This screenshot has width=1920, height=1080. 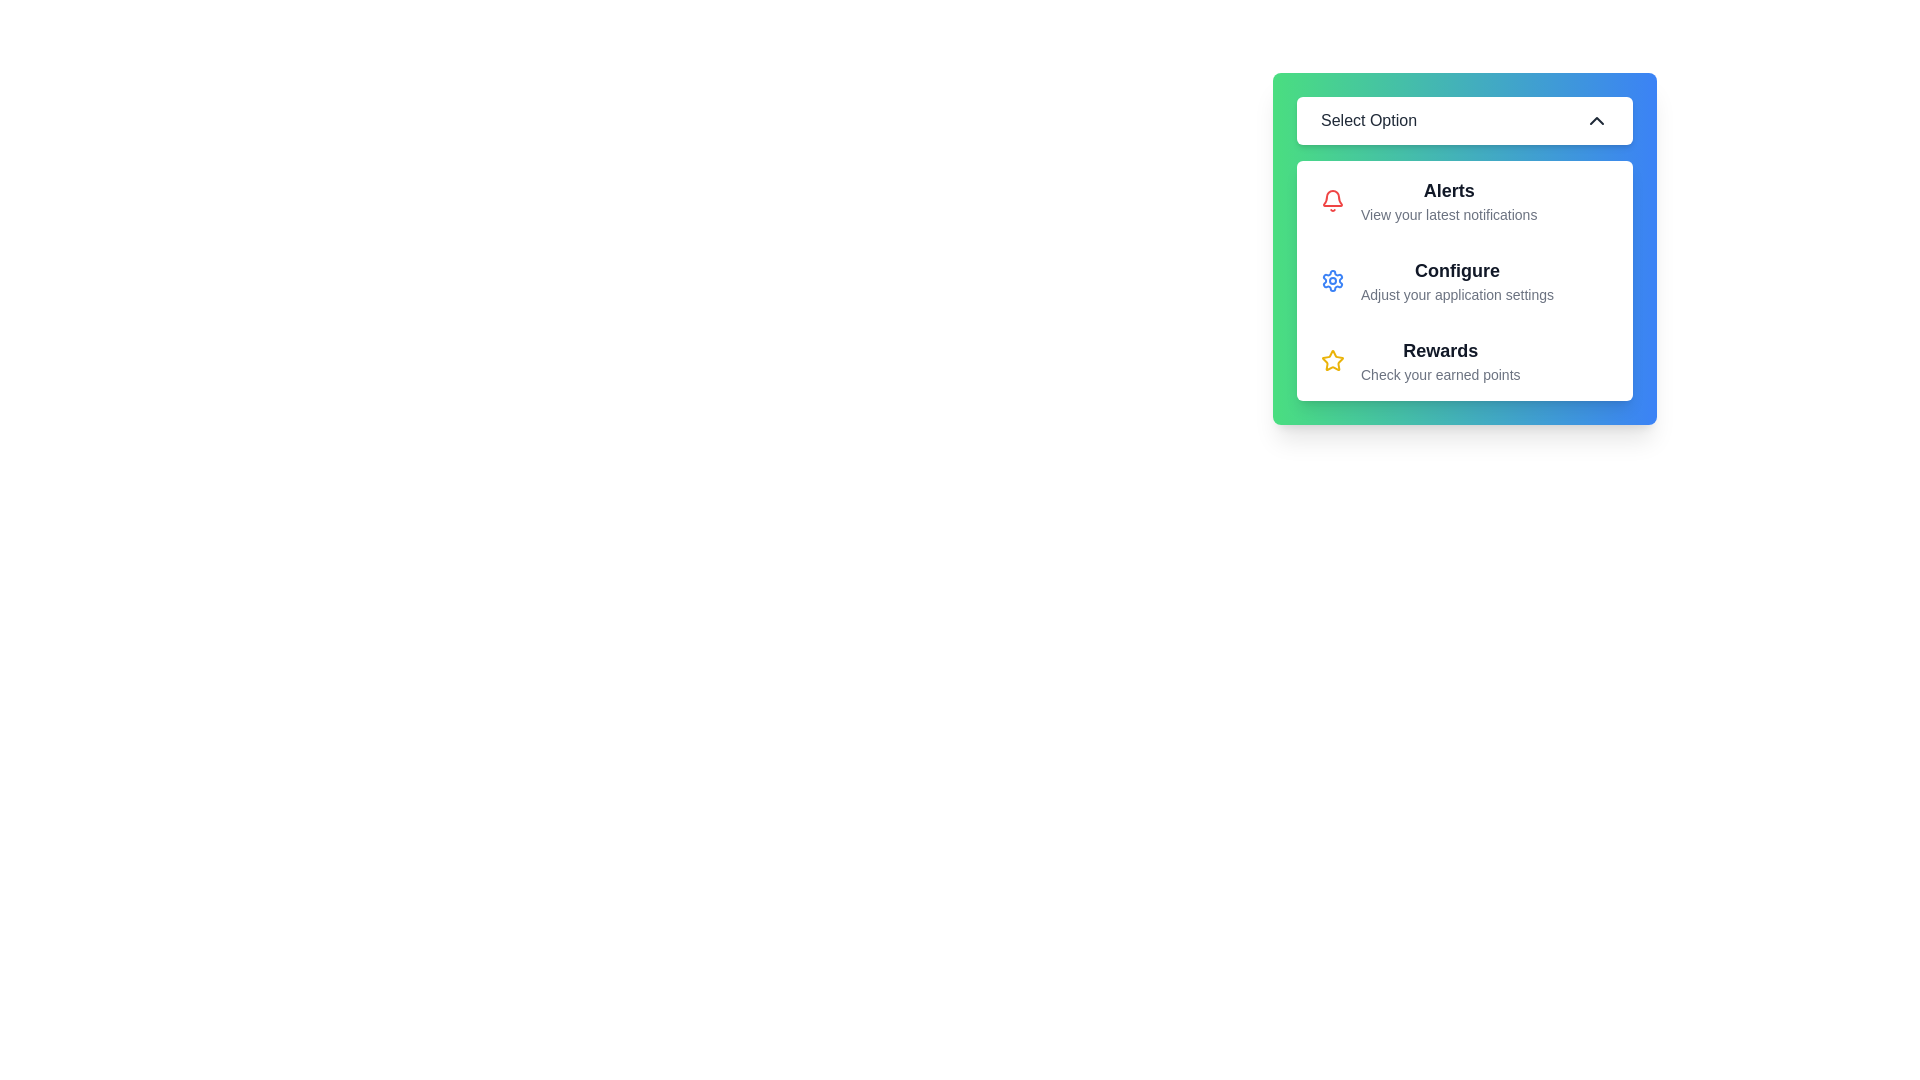 What do you see at coordinates (1457, 281) in the screenshot?
I see `the 'Configure' navigation option, which features a bold title and a descriptive text in a dropdown menu, positioned between 'Alerts' and 'Rewards'` at bounding box center [1457, 281].